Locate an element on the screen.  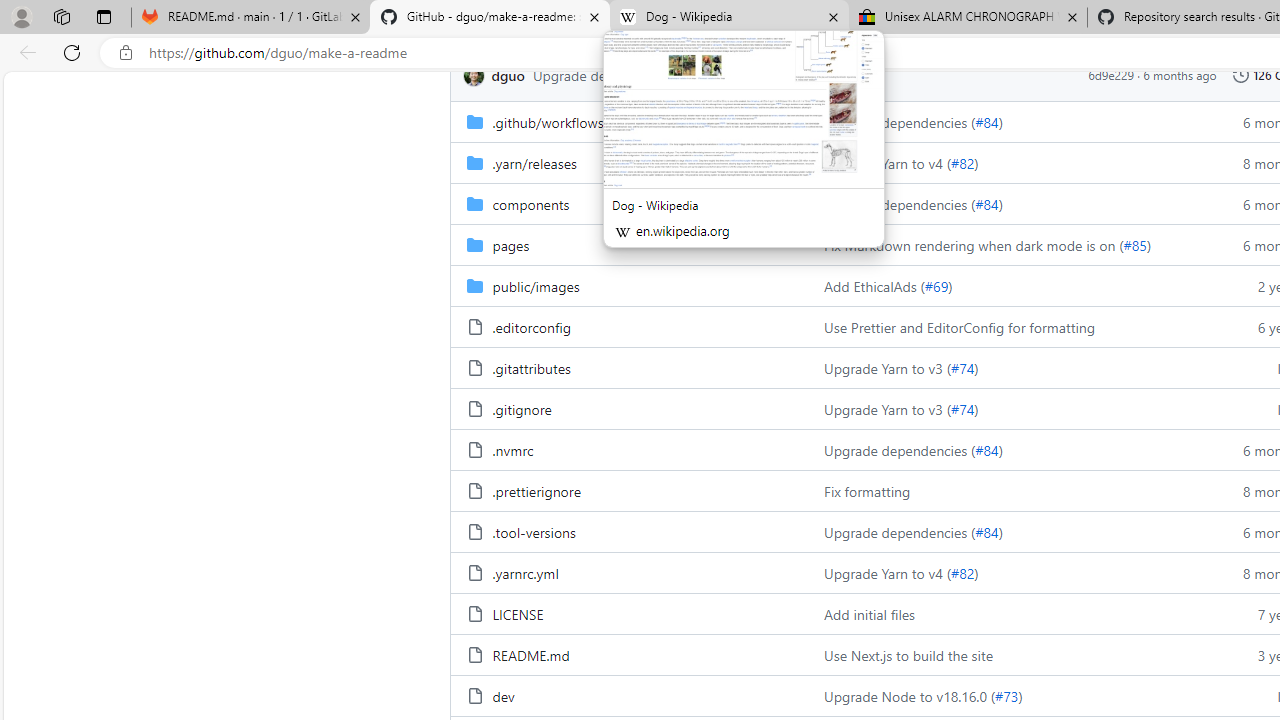
'.yarn/releases, (Directory)' is located at coordinates (534, 161).